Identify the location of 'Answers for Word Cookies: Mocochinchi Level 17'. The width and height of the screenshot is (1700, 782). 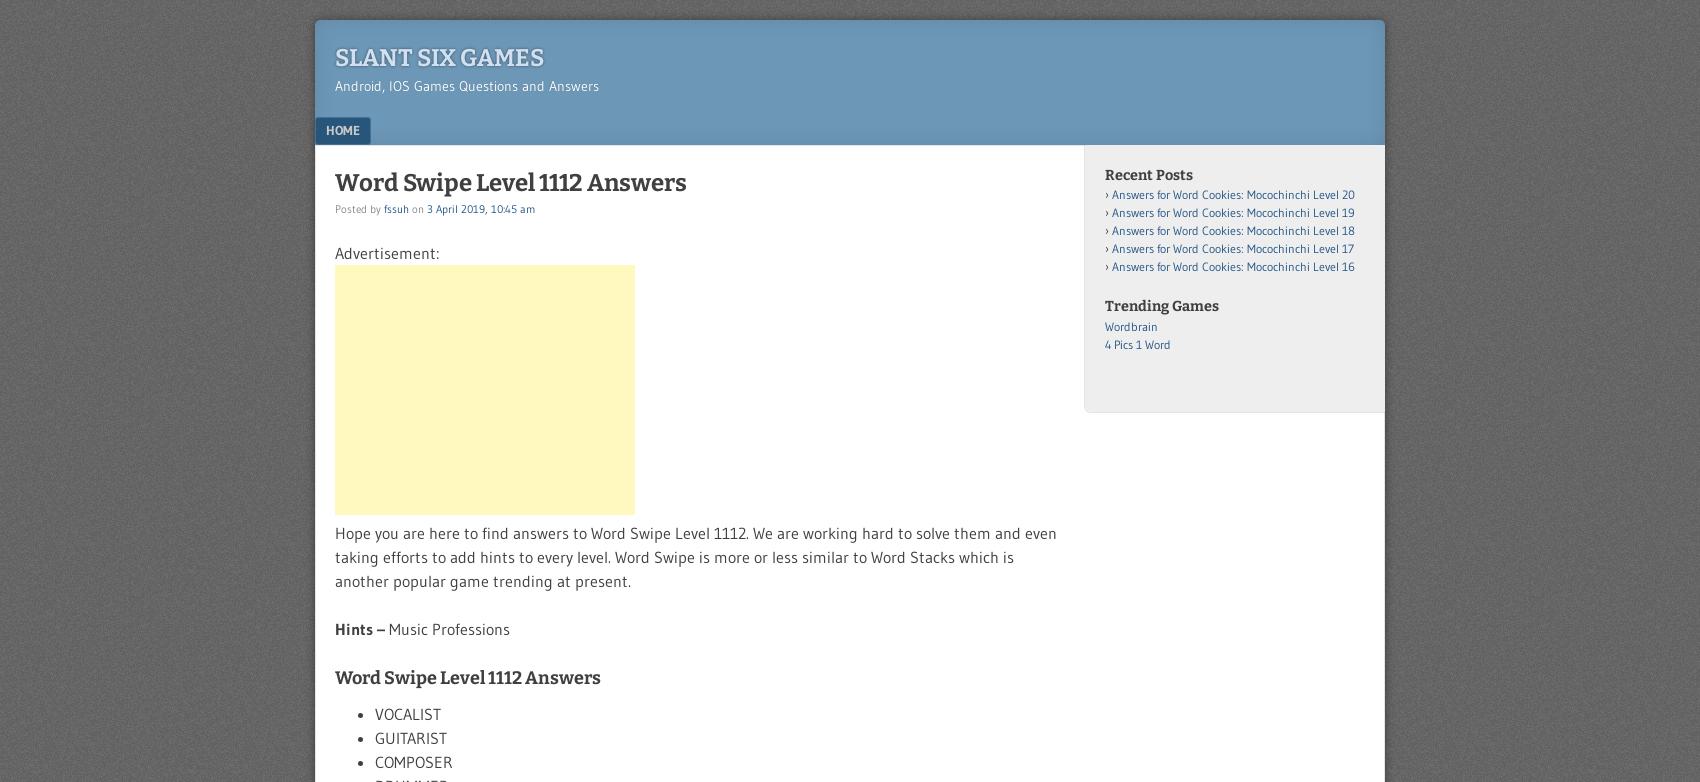
(1232, 247).